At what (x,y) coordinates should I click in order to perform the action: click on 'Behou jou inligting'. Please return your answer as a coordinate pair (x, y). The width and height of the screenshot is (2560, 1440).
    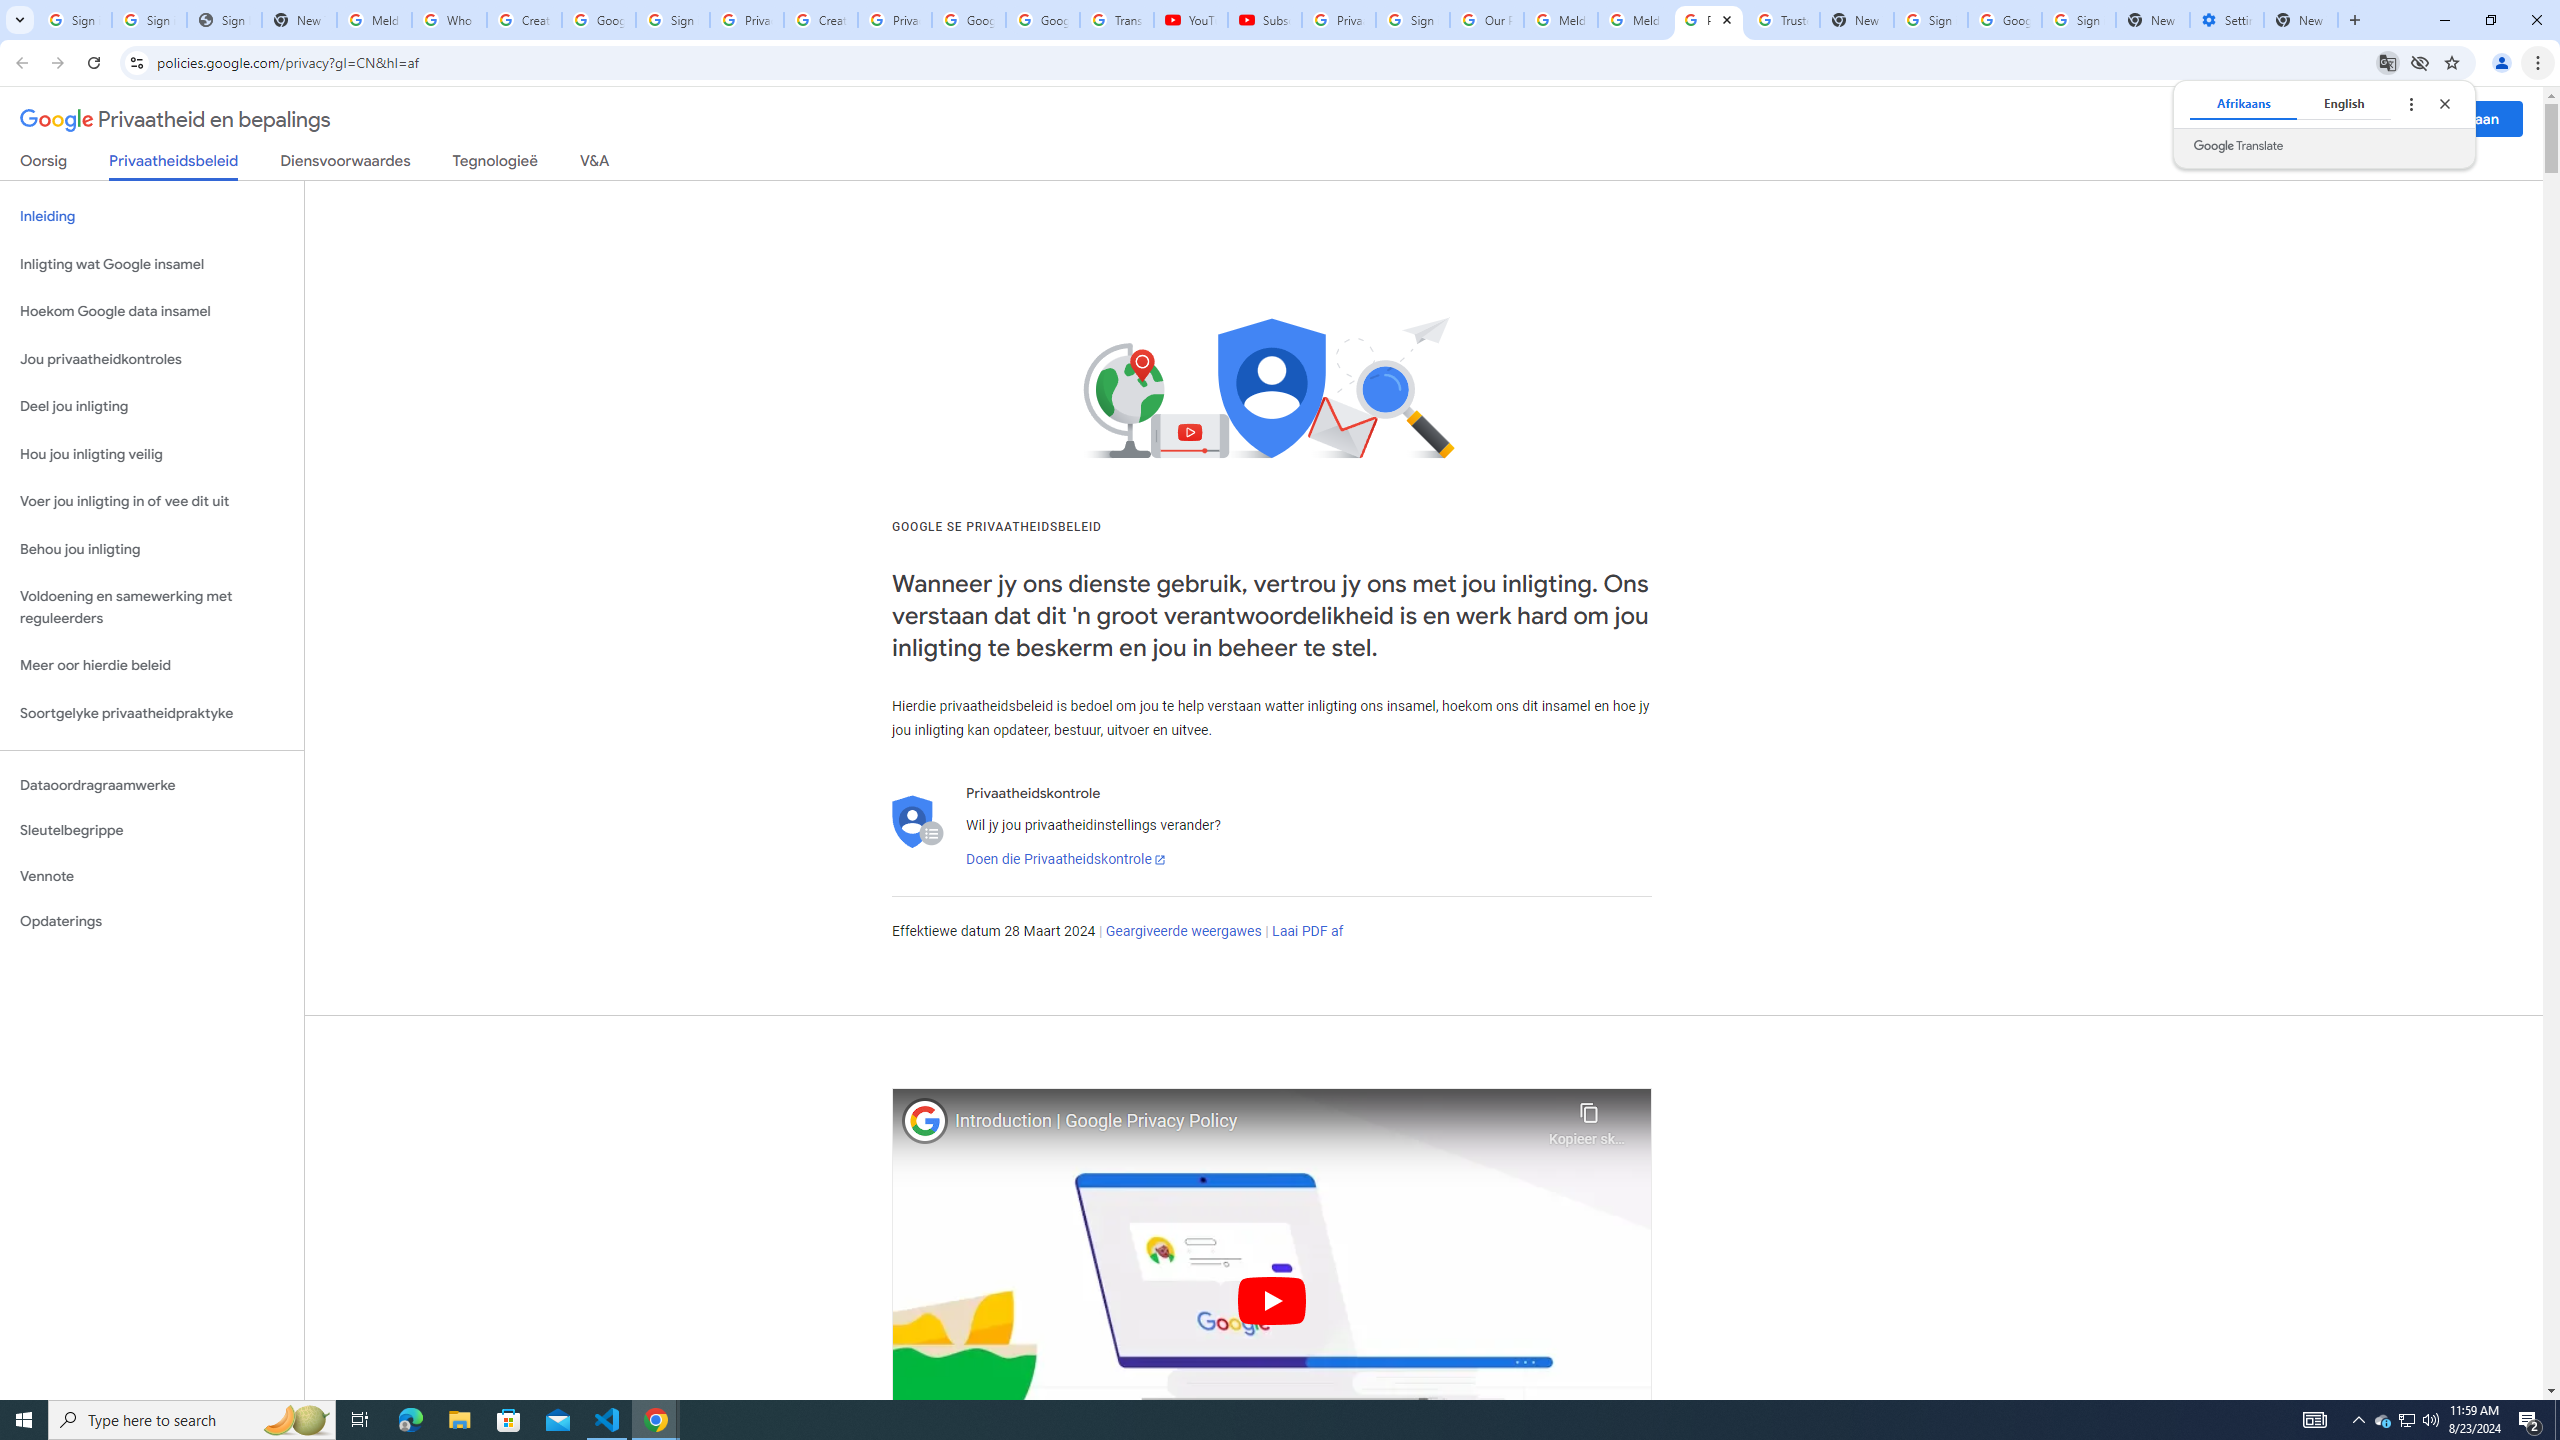
    Looking at the image, I should click on (151, 549).